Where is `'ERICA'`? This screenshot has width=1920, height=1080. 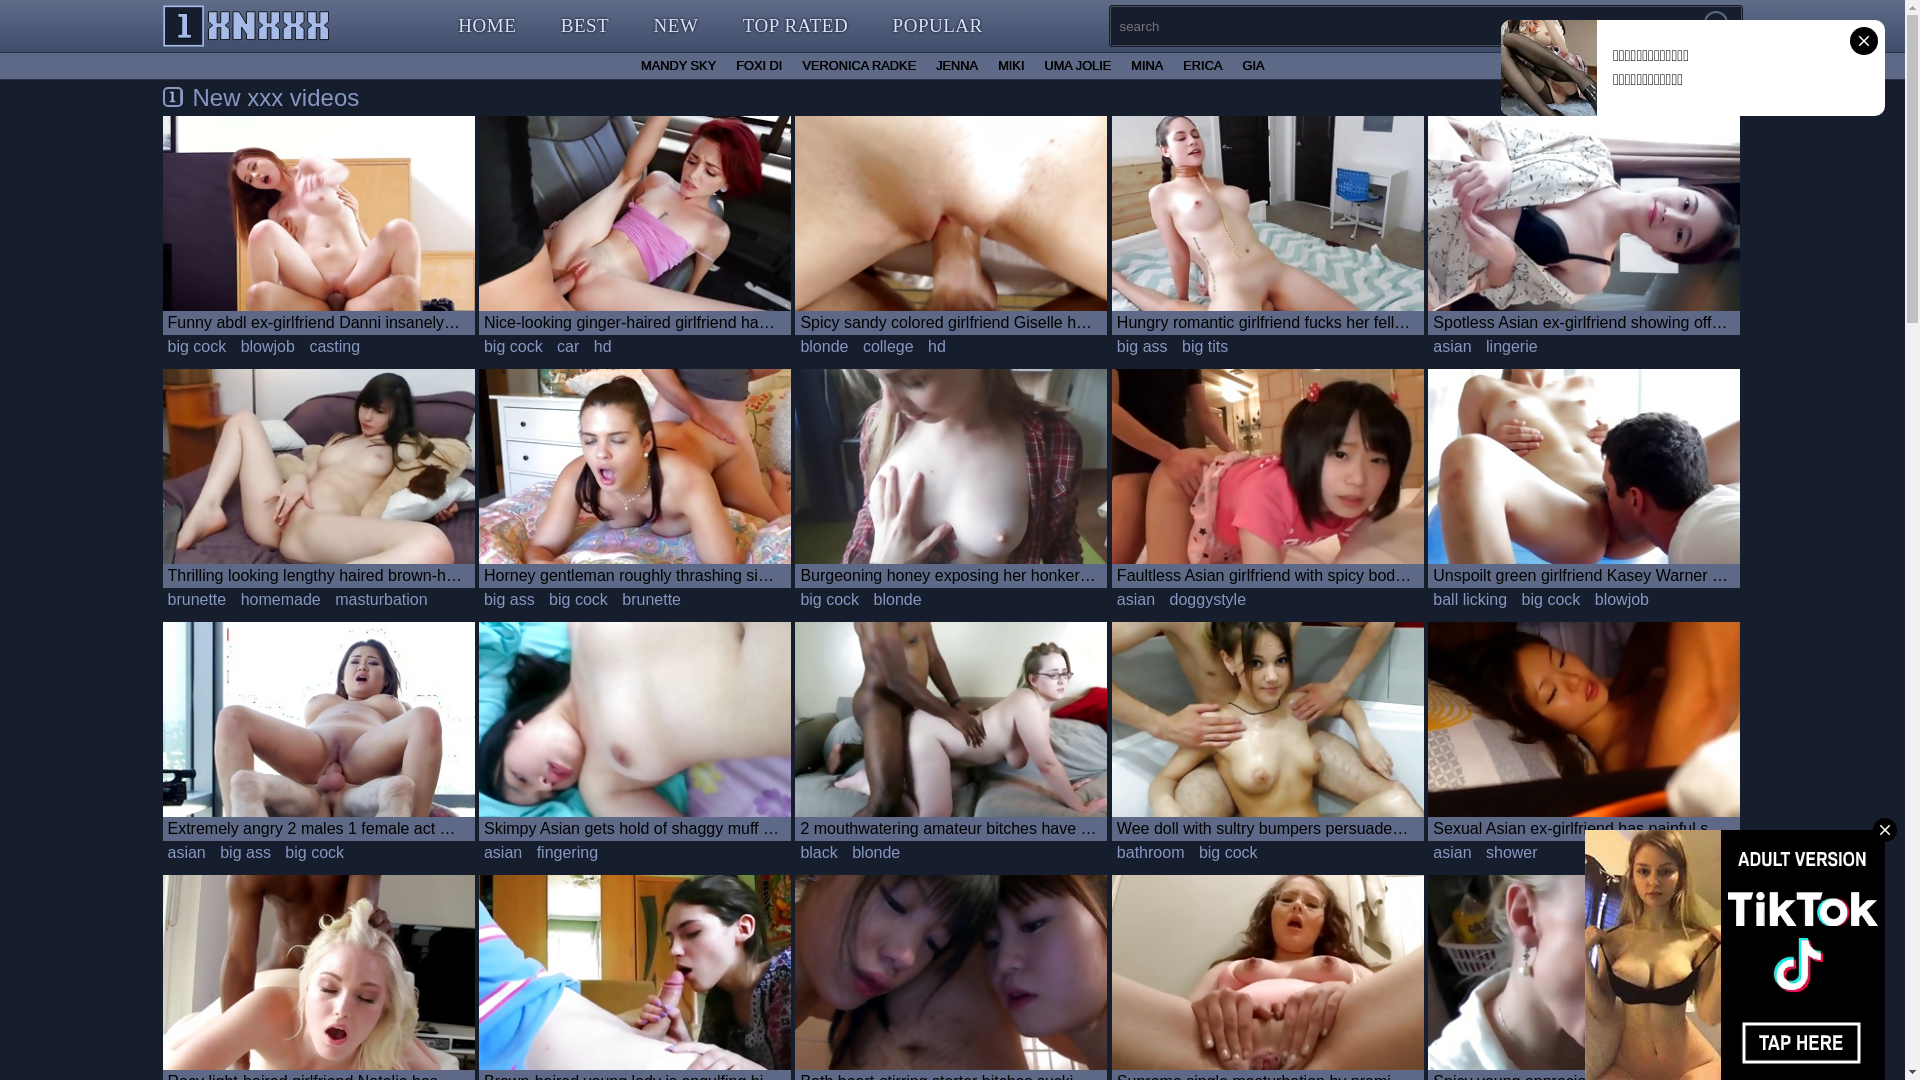
'ERICA' is located at coordinates (1201, 64).